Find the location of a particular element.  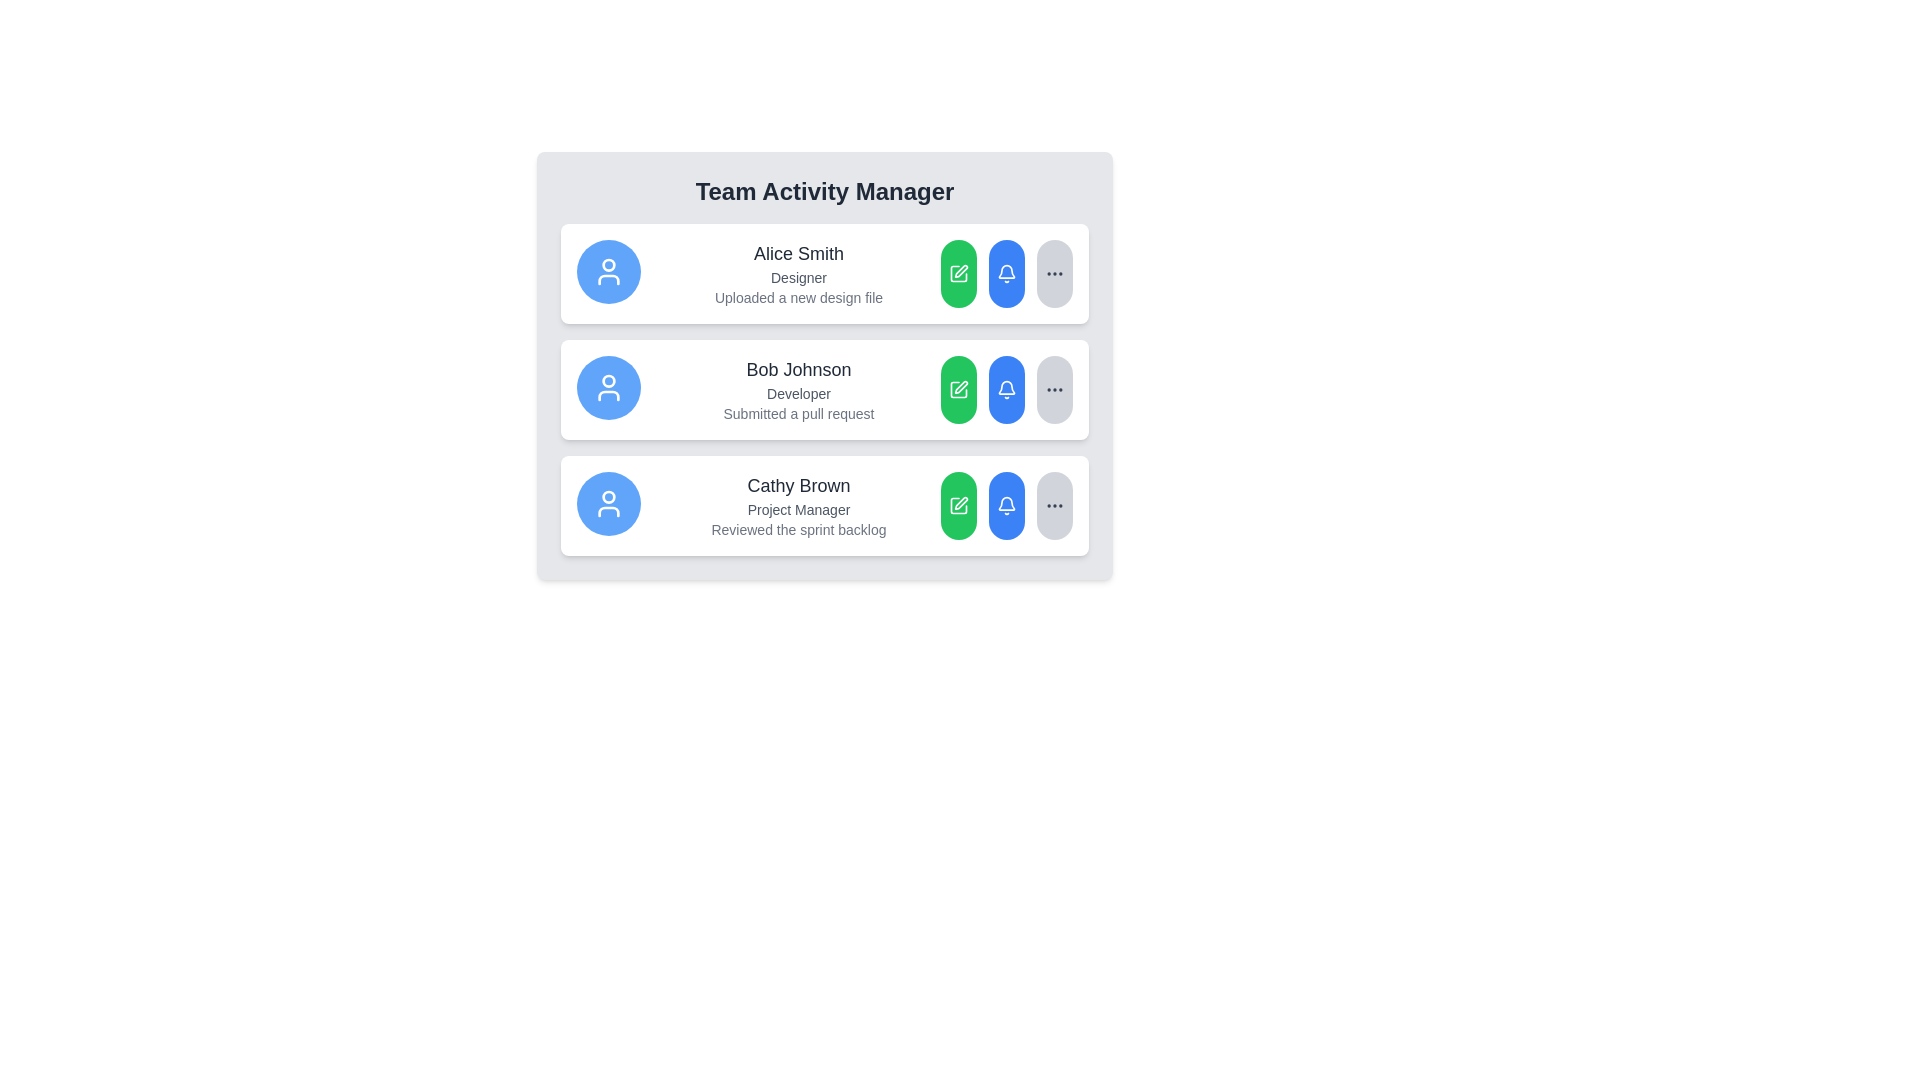

the second action icon with a green background associated with the user entry 'Cathy Brown' is located at coordinates (958, 504).